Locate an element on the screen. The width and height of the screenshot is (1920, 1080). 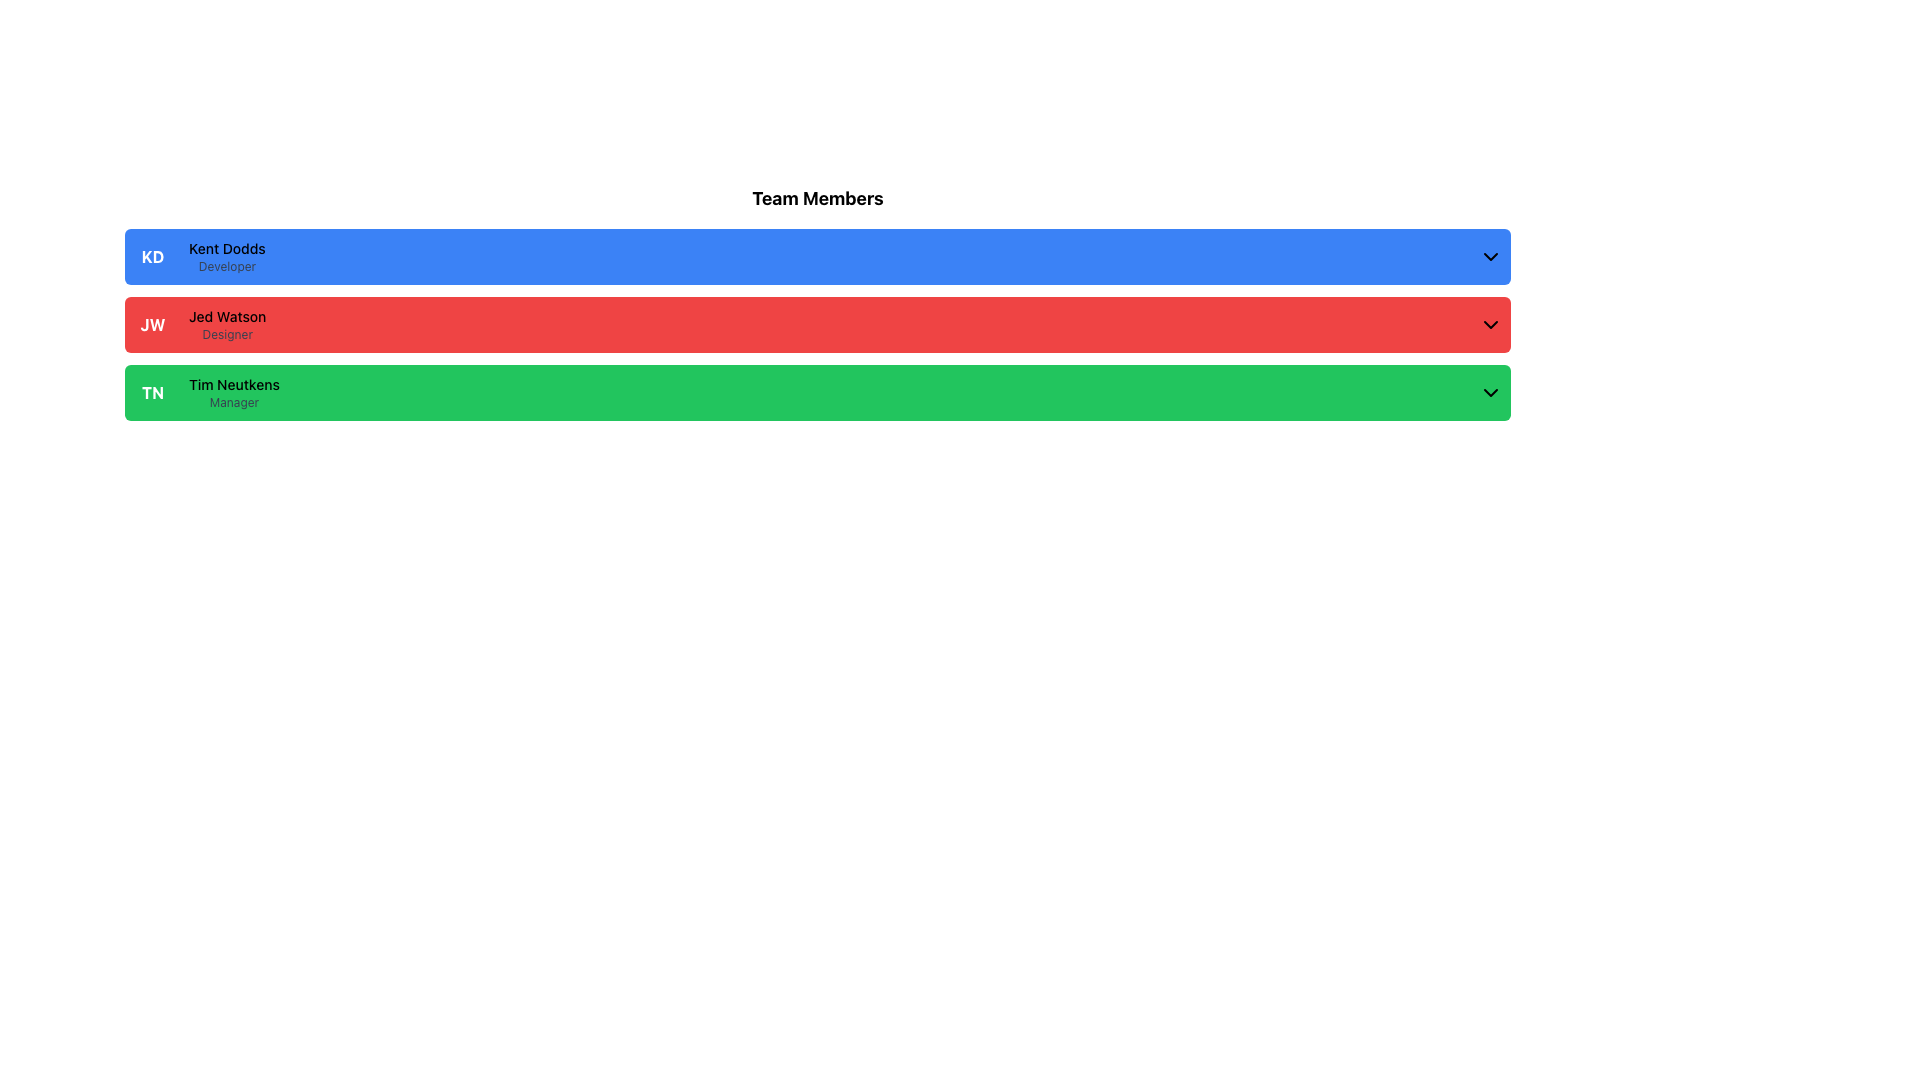
text content of the element displaying the name 'Tim Neutkens' and the role 'Manager', which is located in the green section of a stacked list of team members, to the right of the circular 'TN' avatar icon is located at coordinates (234, 393).